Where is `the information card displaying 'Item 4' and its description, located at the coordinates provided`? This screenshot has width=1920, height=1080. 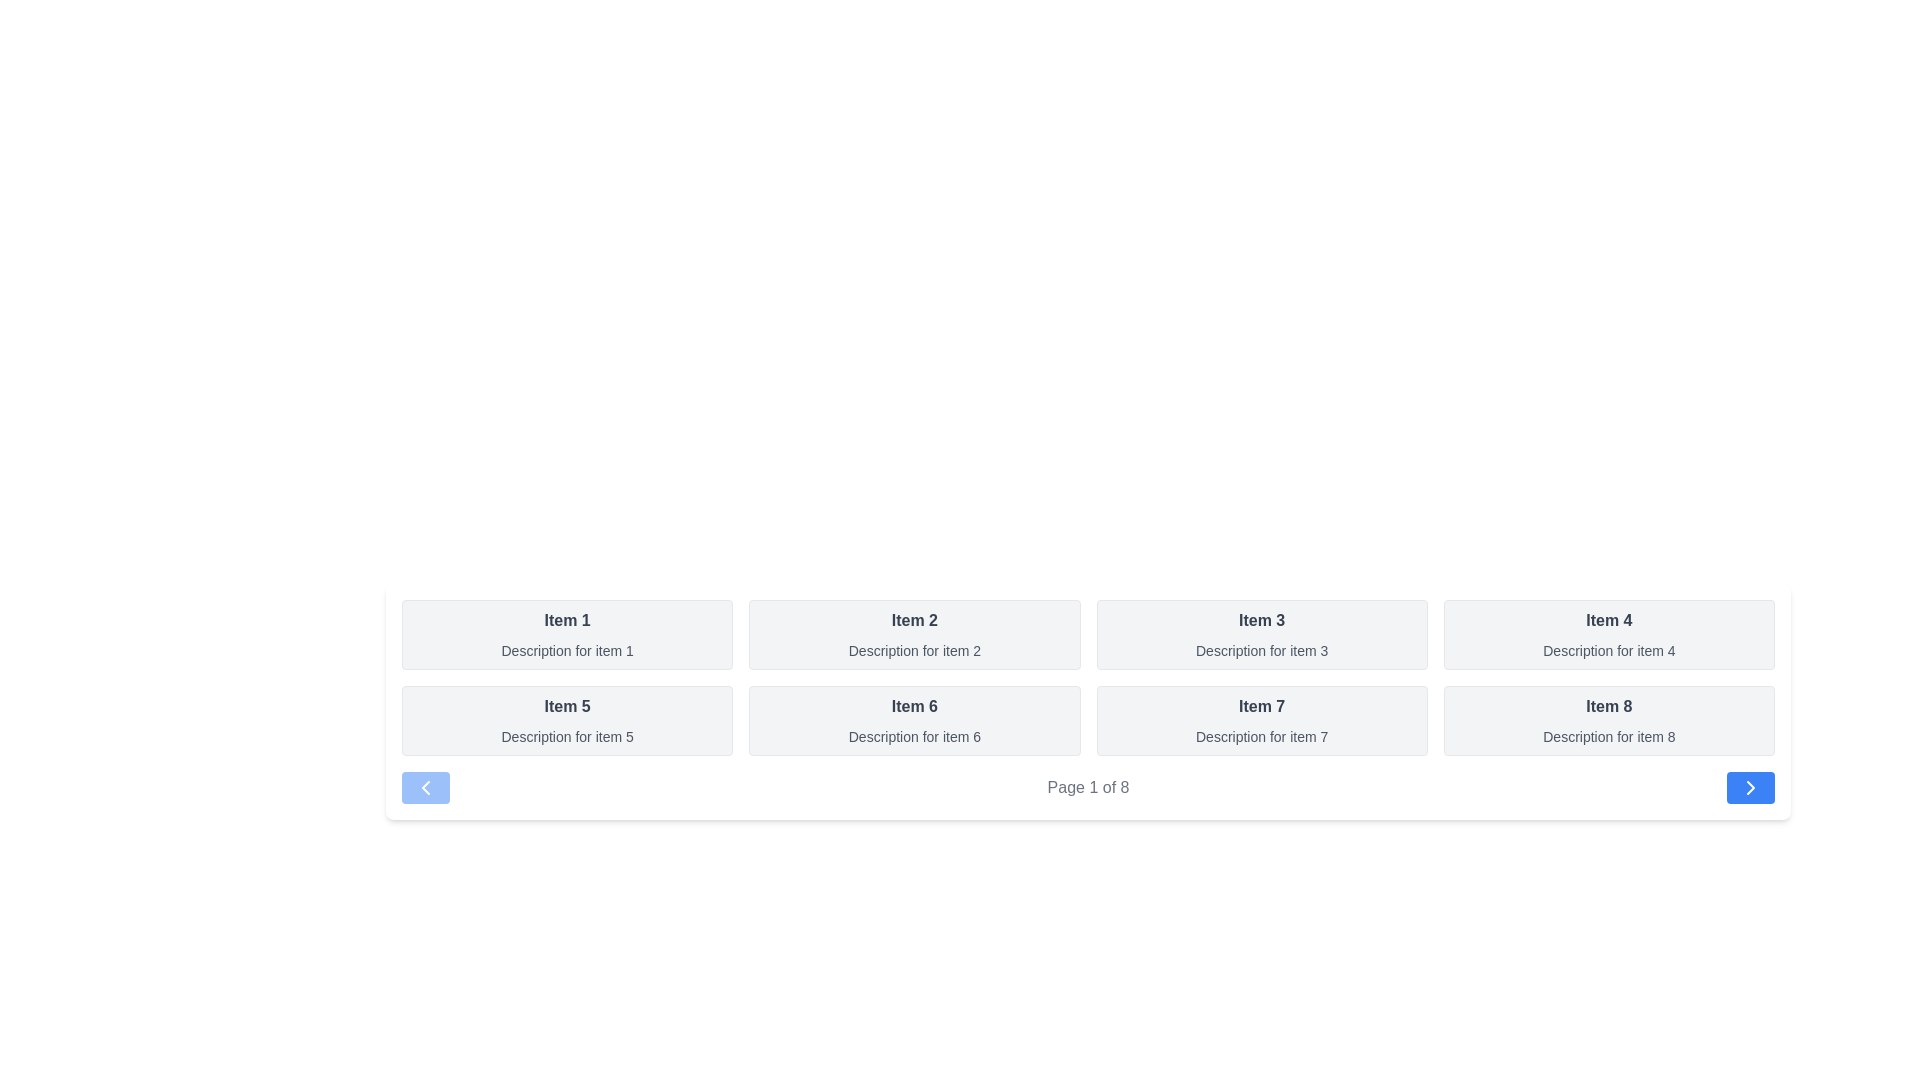 the information card displaying 'Item 4' and its description, located at the coordinates provided is located at coordinates (1609, 635).